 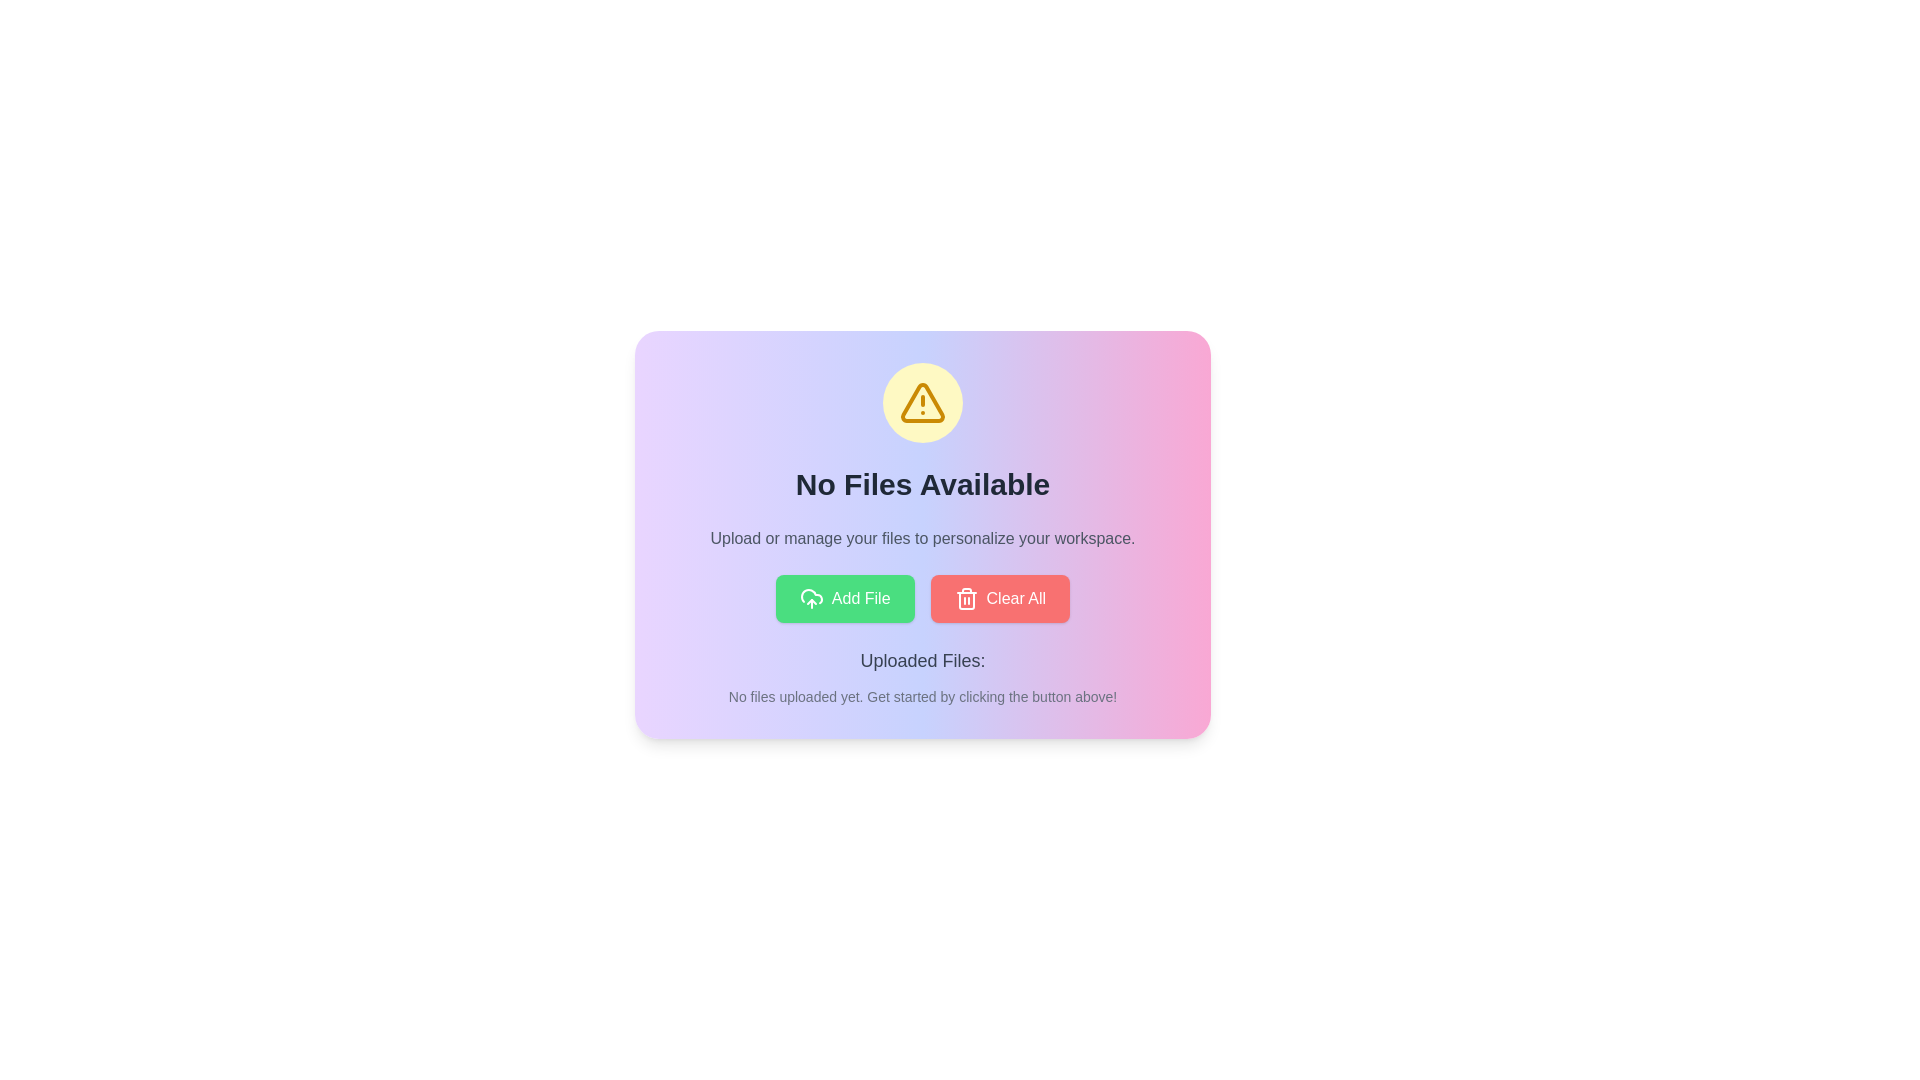 What do you see at coordinates (811, 597) in the screenshot?
I see `the upload icon located within the green 'Add File' button, positioned above the button's text at the bottom center of the card` at bounding box center [811, 597].